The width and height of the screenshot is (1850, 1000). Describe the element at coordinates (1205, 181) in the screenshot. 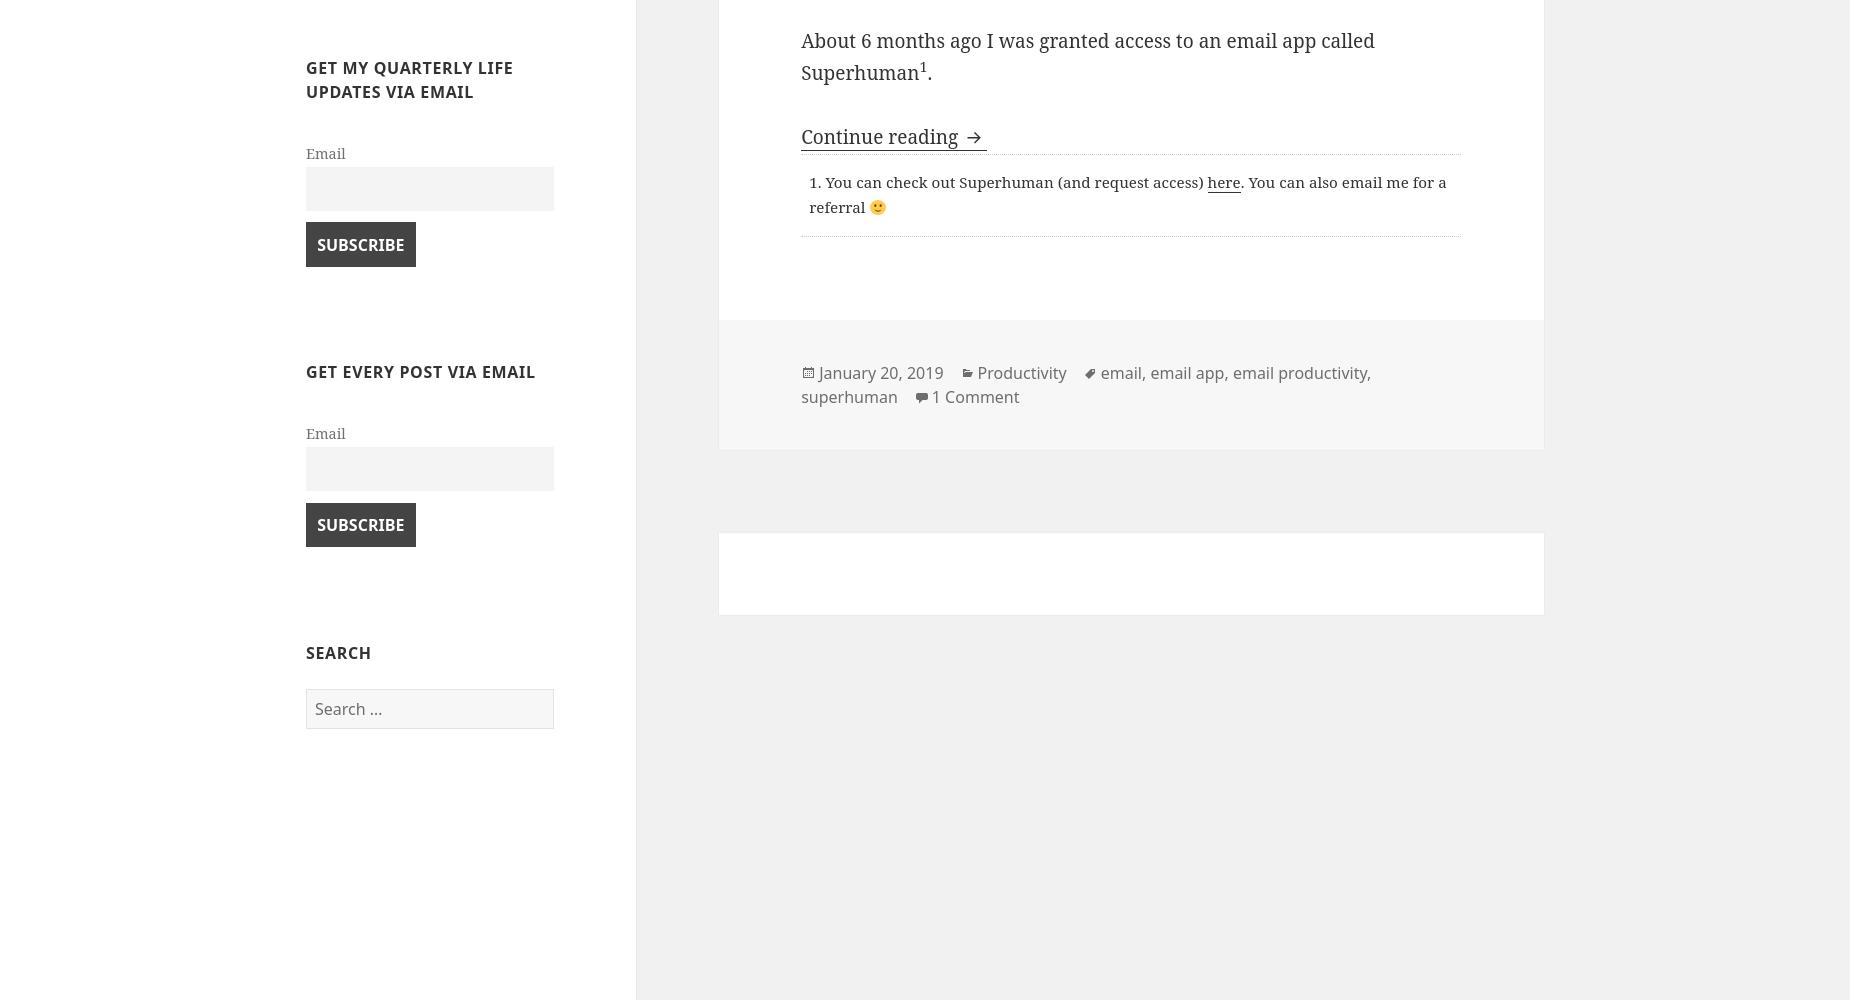

I see `'here'` at that location.